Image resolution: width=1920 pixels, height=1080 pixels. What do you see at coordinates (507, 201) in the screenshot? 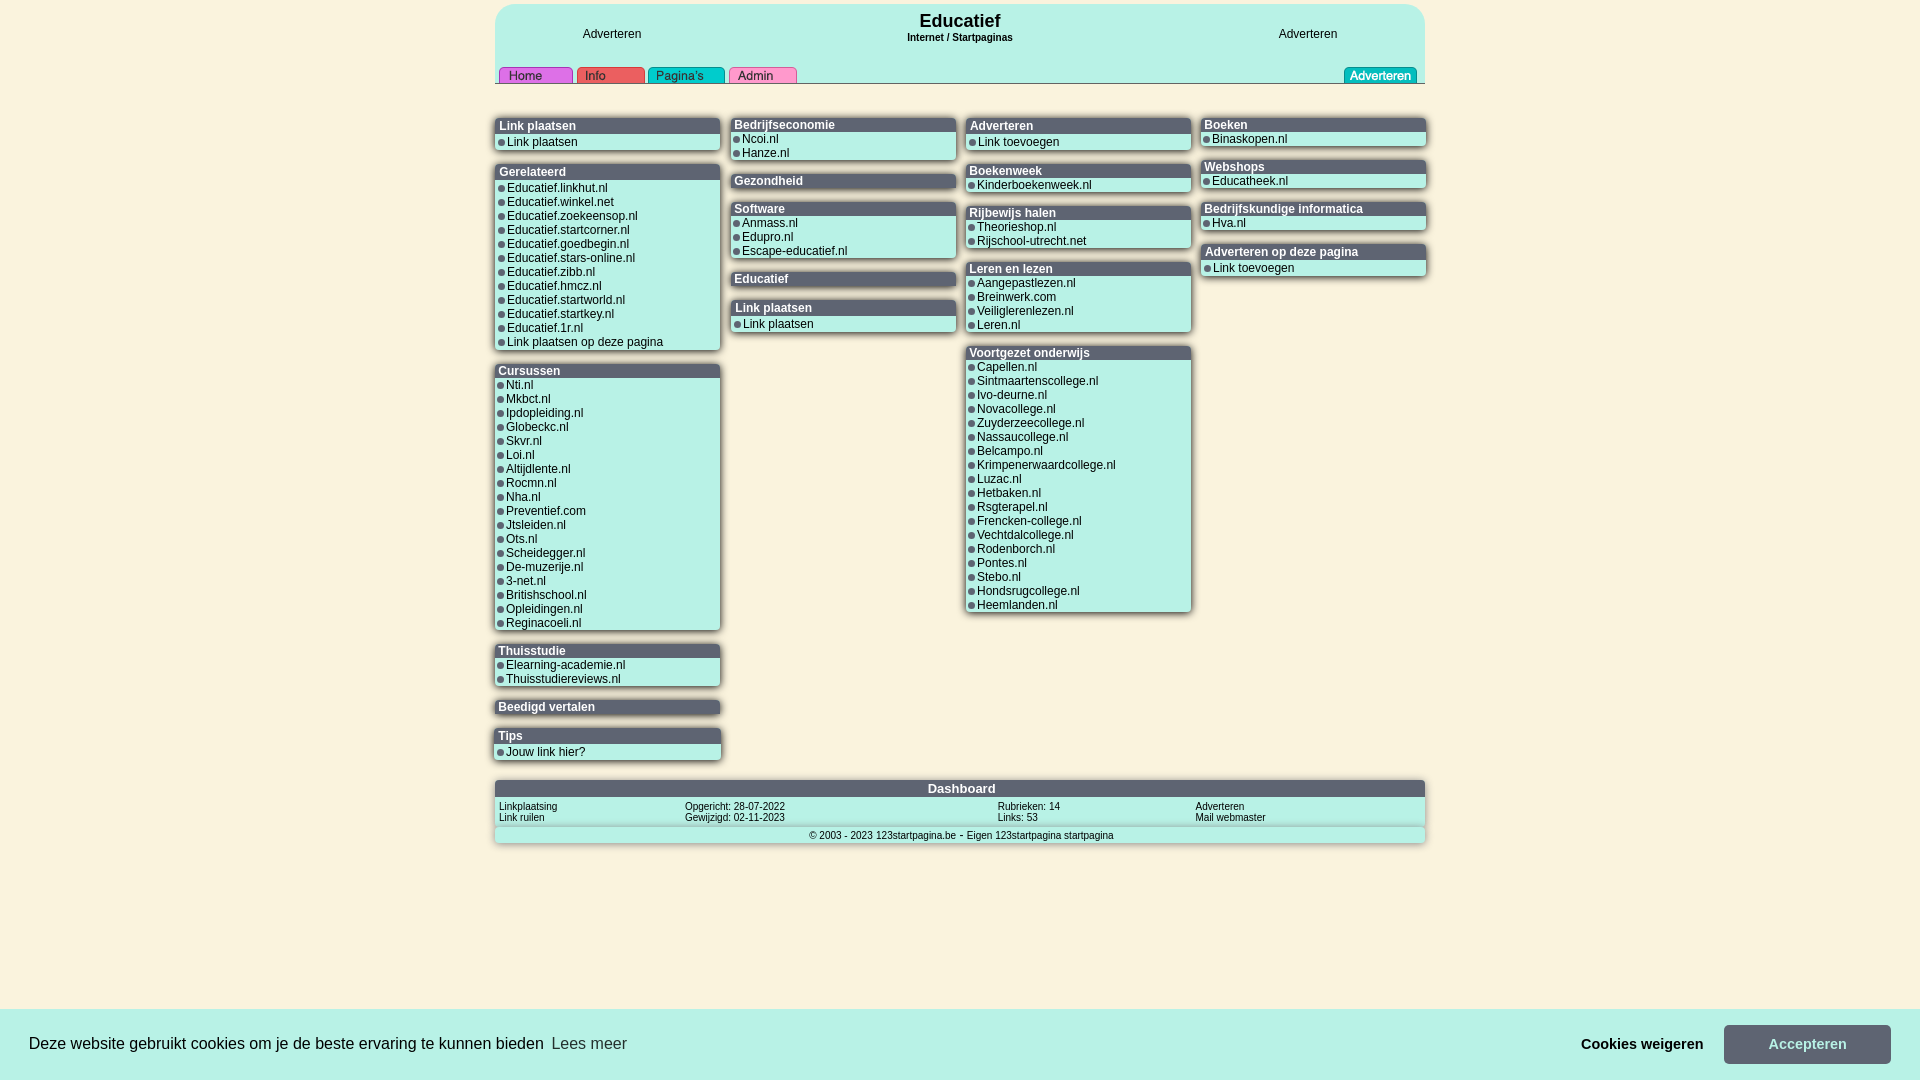
I see `'Educatief.winkel.net'` at bounding box center [507, 201].